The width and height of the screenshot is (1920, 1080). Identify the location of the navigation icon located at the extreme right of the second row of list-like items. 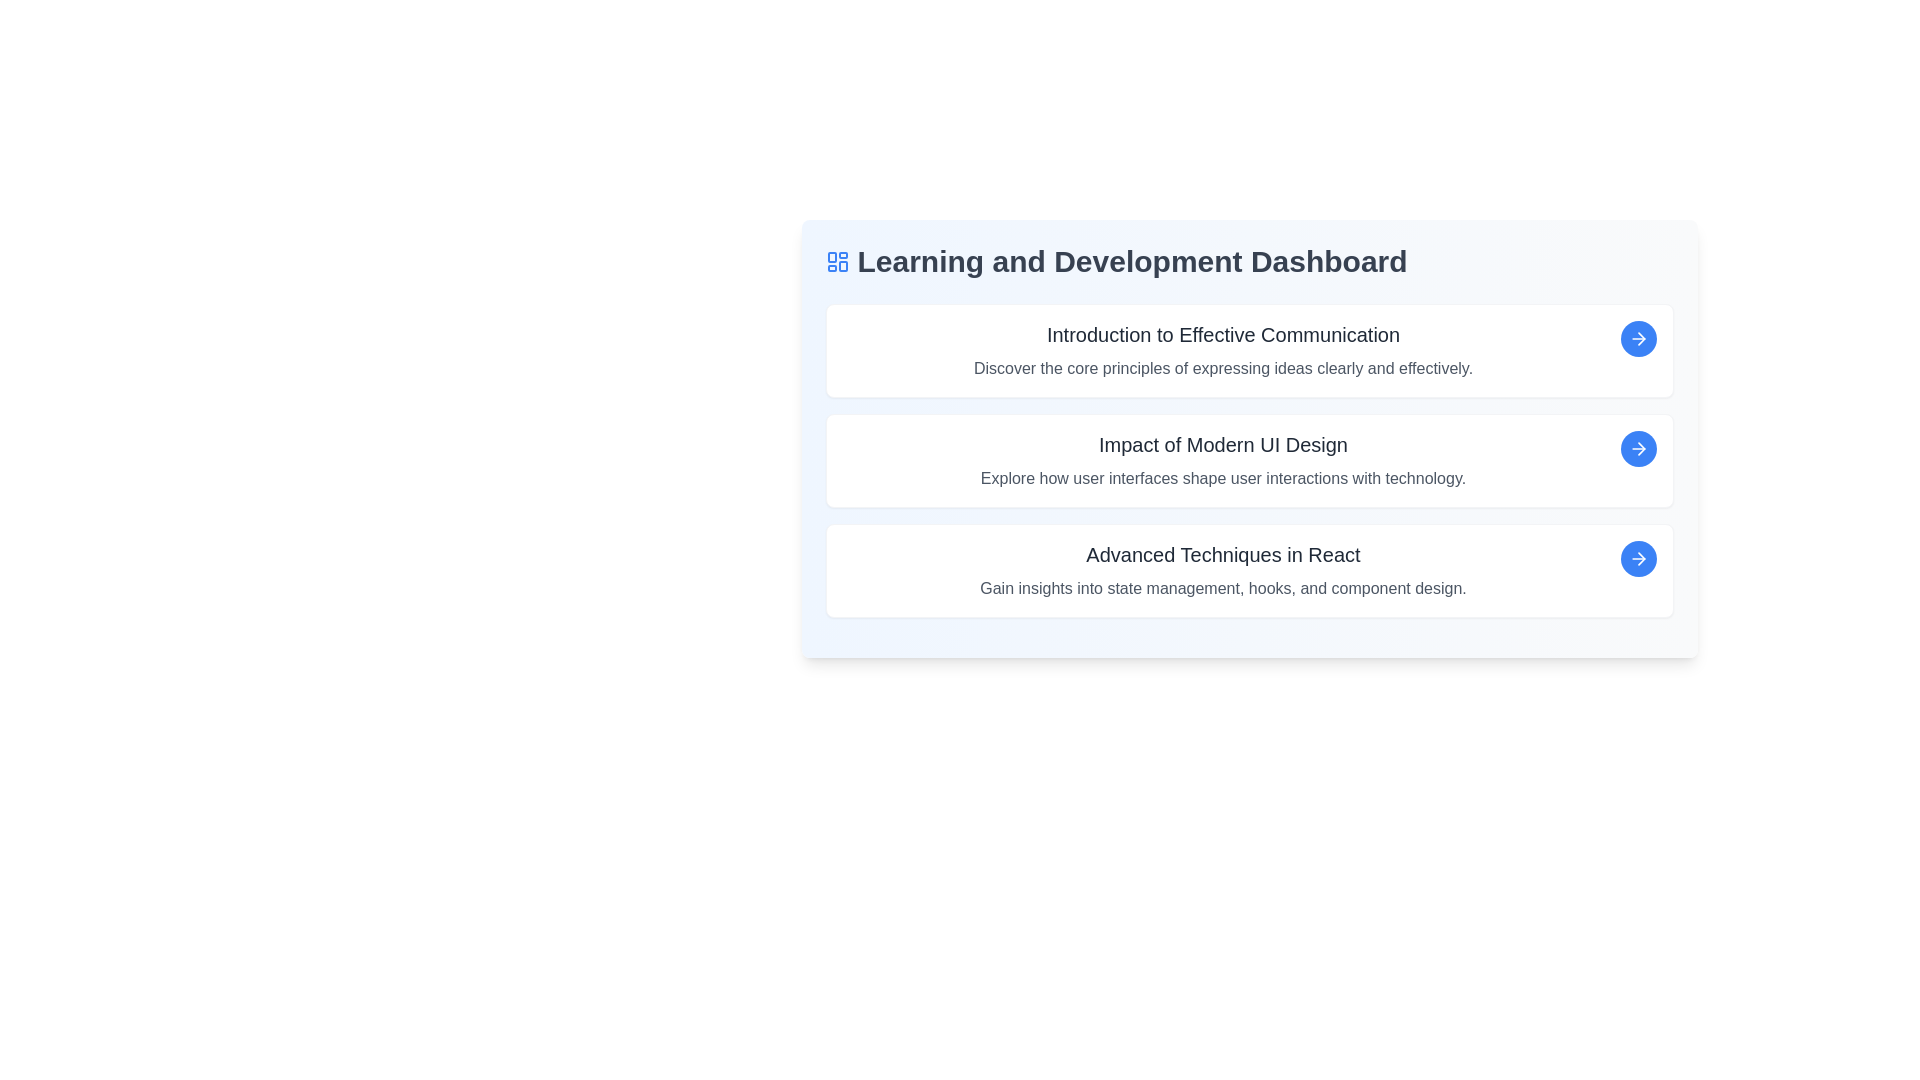
(1638, 447).